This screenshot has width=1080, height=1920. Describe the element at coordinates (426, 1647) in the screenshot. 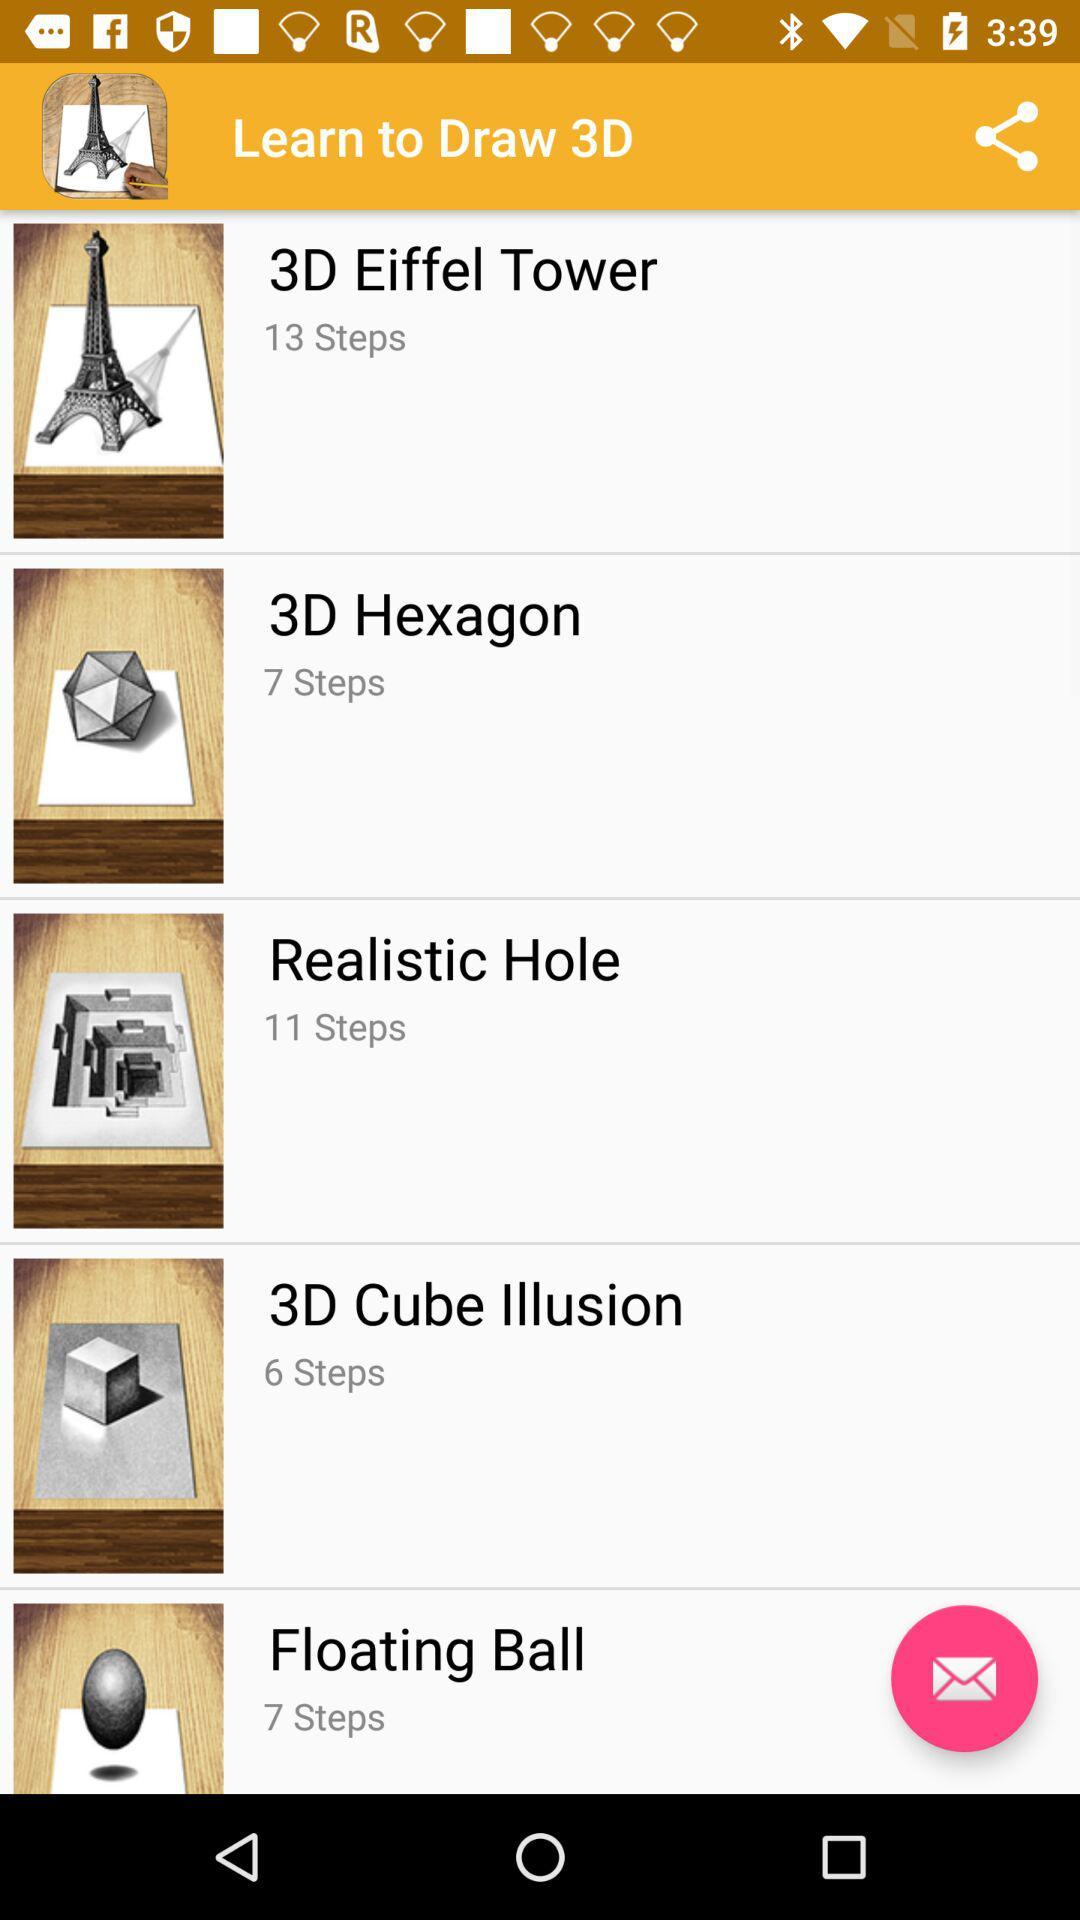

I see `the floating ball icon` at that location.